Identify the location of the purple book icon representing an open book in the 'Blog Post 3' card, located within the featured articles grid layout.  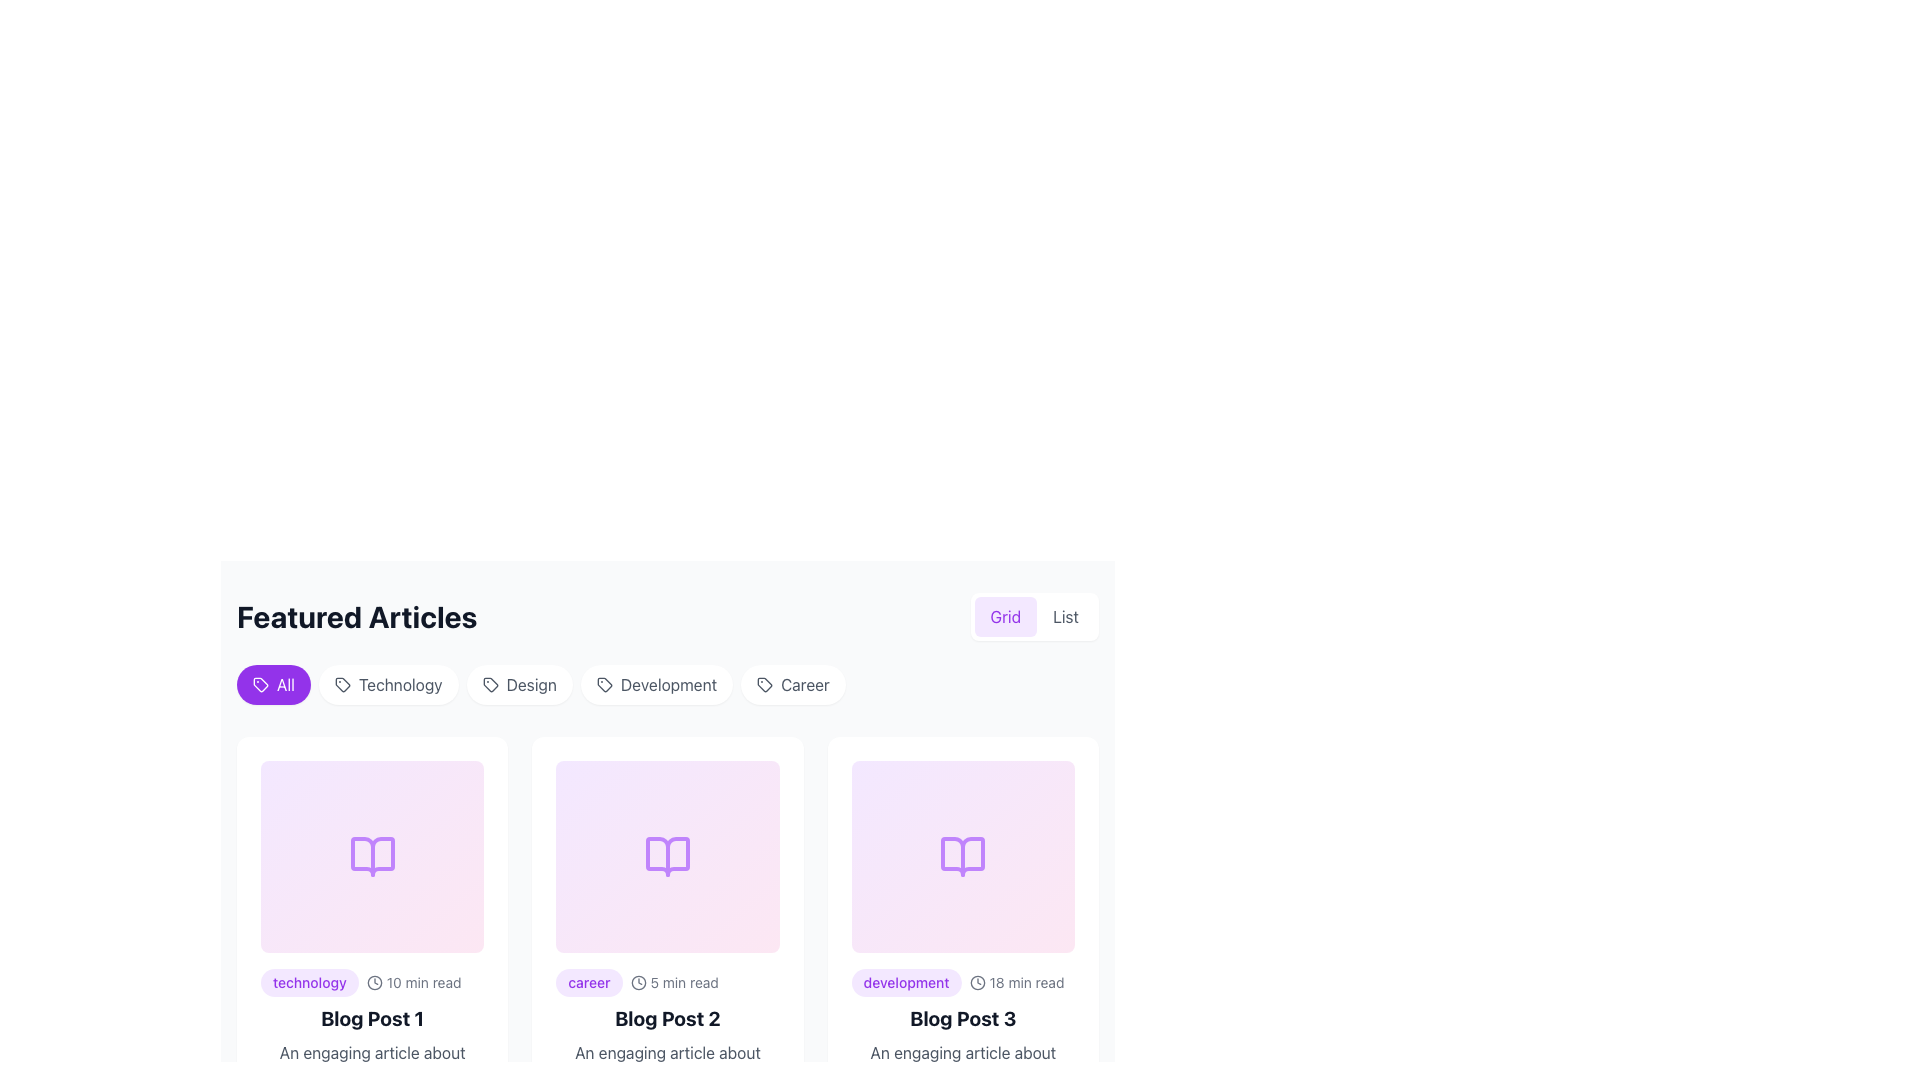
(963, 855).